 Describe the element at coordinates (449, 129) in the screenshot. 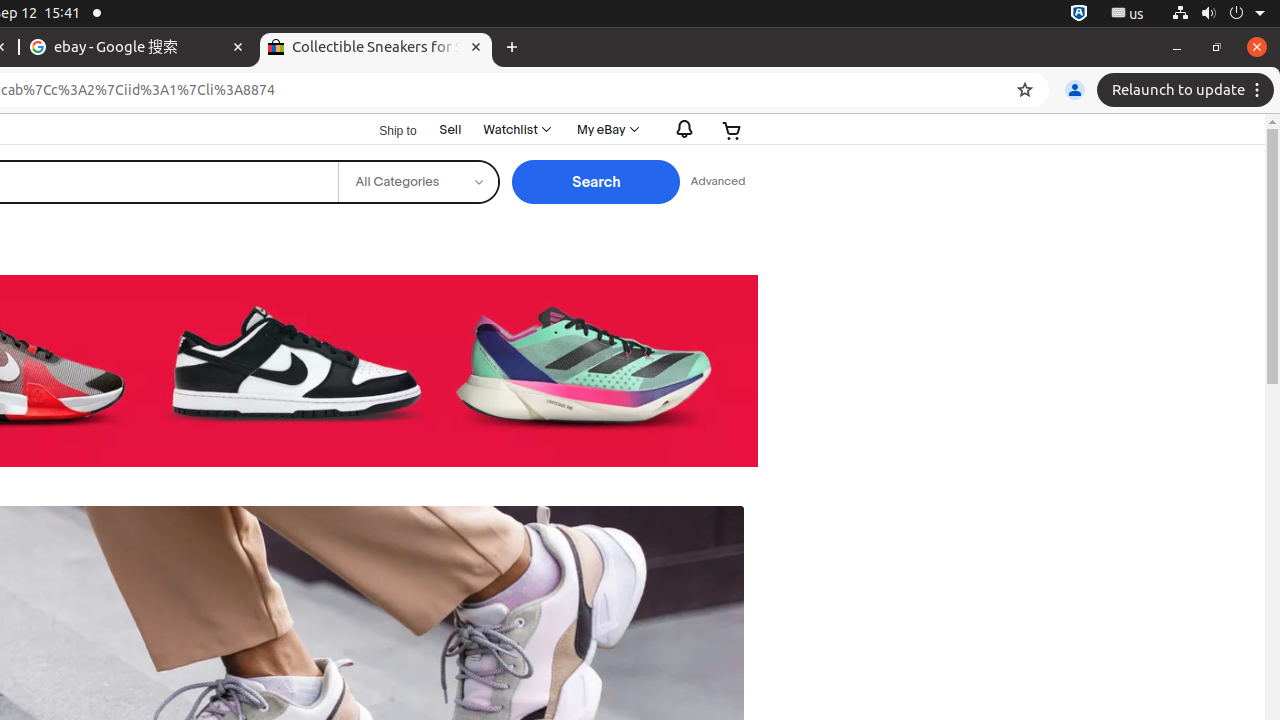

I see `'Sell'` at that location.